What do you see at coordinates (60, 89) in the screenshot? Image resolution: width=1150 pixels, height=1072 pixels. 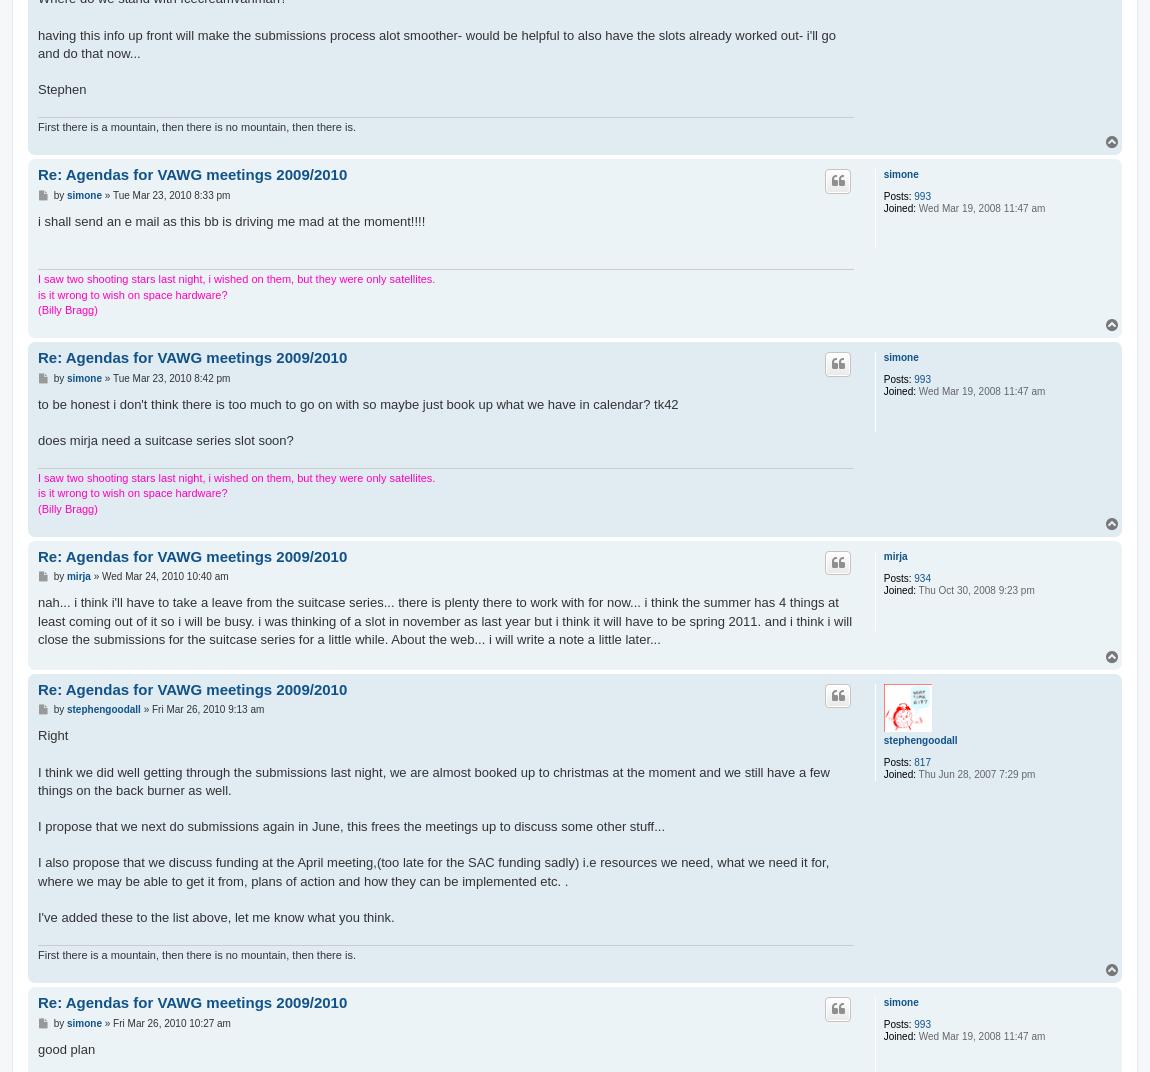 I see `'Stephen'` at bounding box center [60, 89].